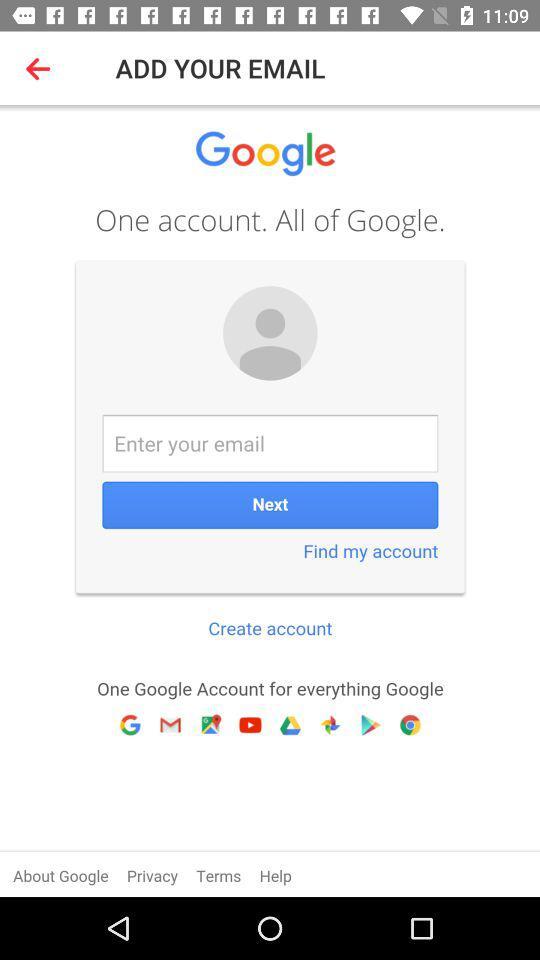  I want to click on google log-in, so click(270, 500).